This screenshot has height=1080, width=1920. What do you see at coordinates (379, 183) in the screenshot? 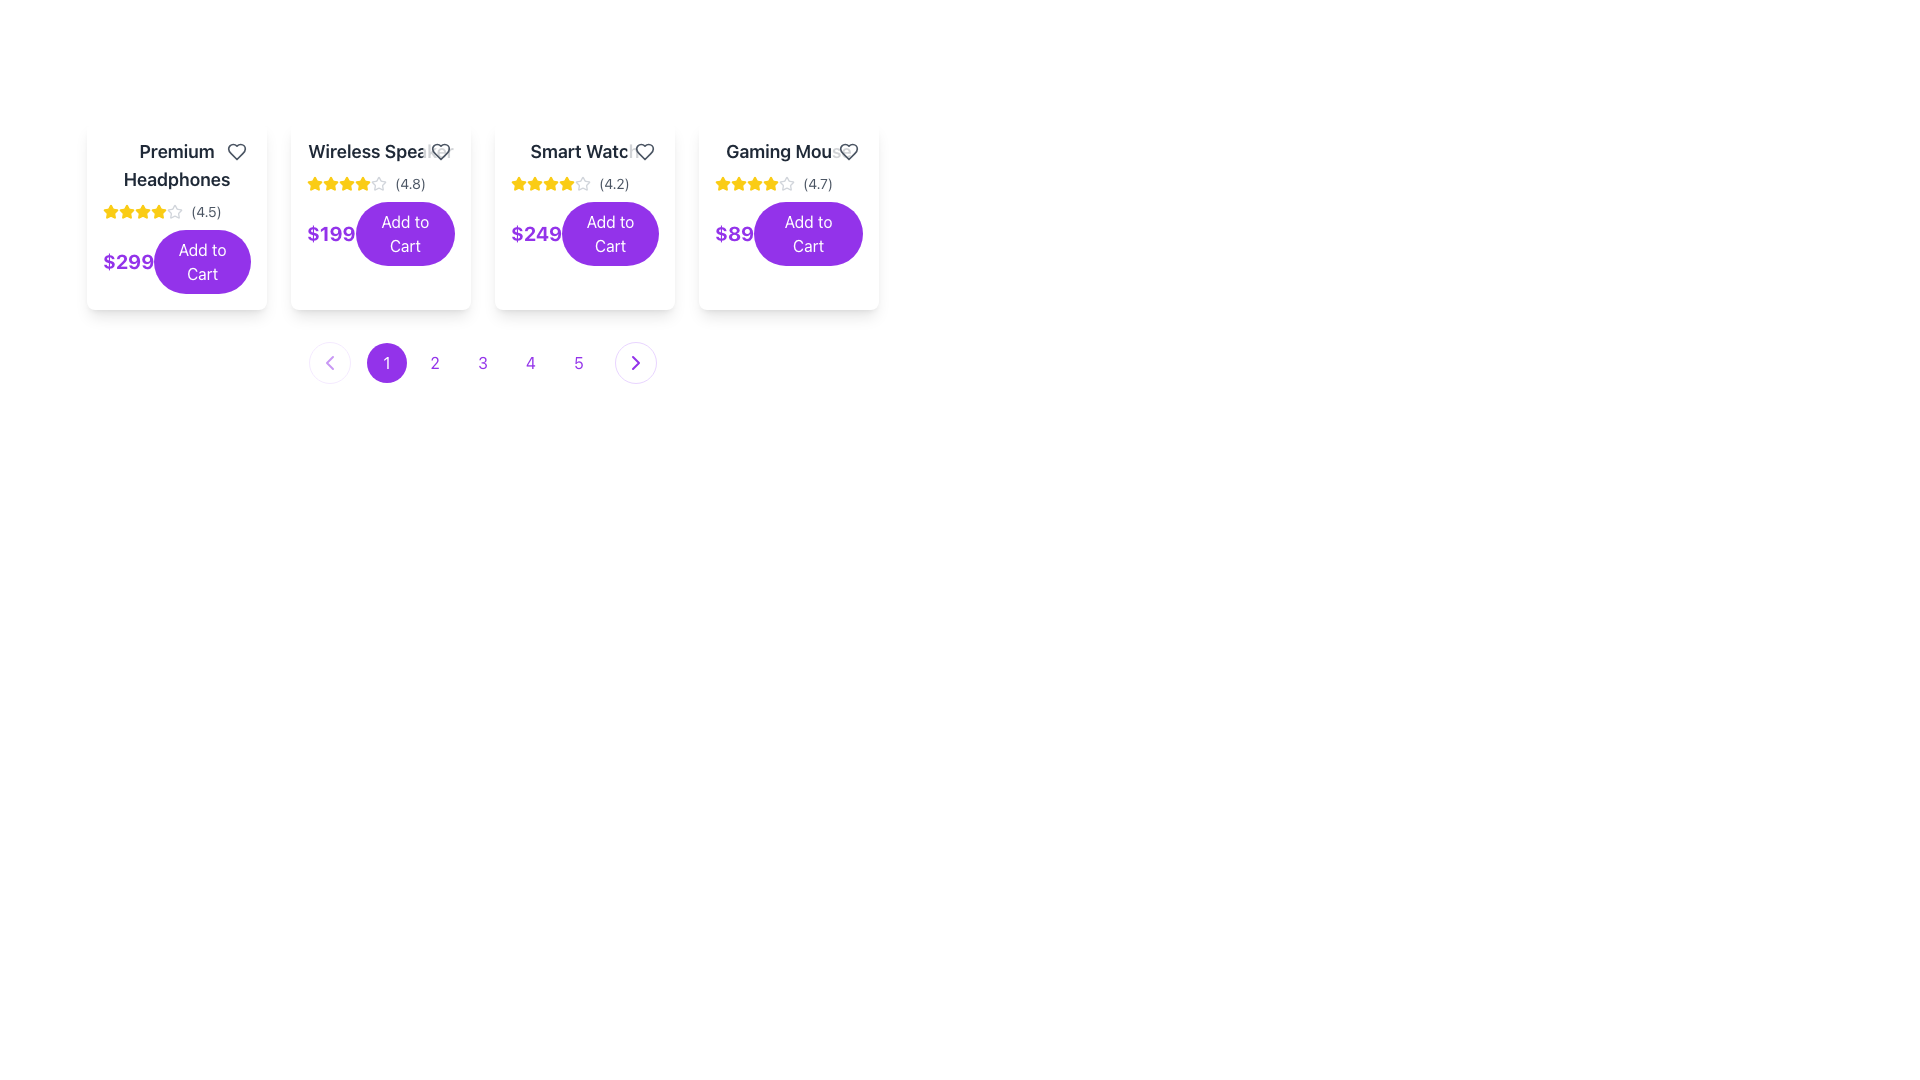
I see `the rating icon for the 'Wireless Speaker' product, which indicates an unselected or inactive state, located above the price and below the product name` at bounding box center [379, 183].